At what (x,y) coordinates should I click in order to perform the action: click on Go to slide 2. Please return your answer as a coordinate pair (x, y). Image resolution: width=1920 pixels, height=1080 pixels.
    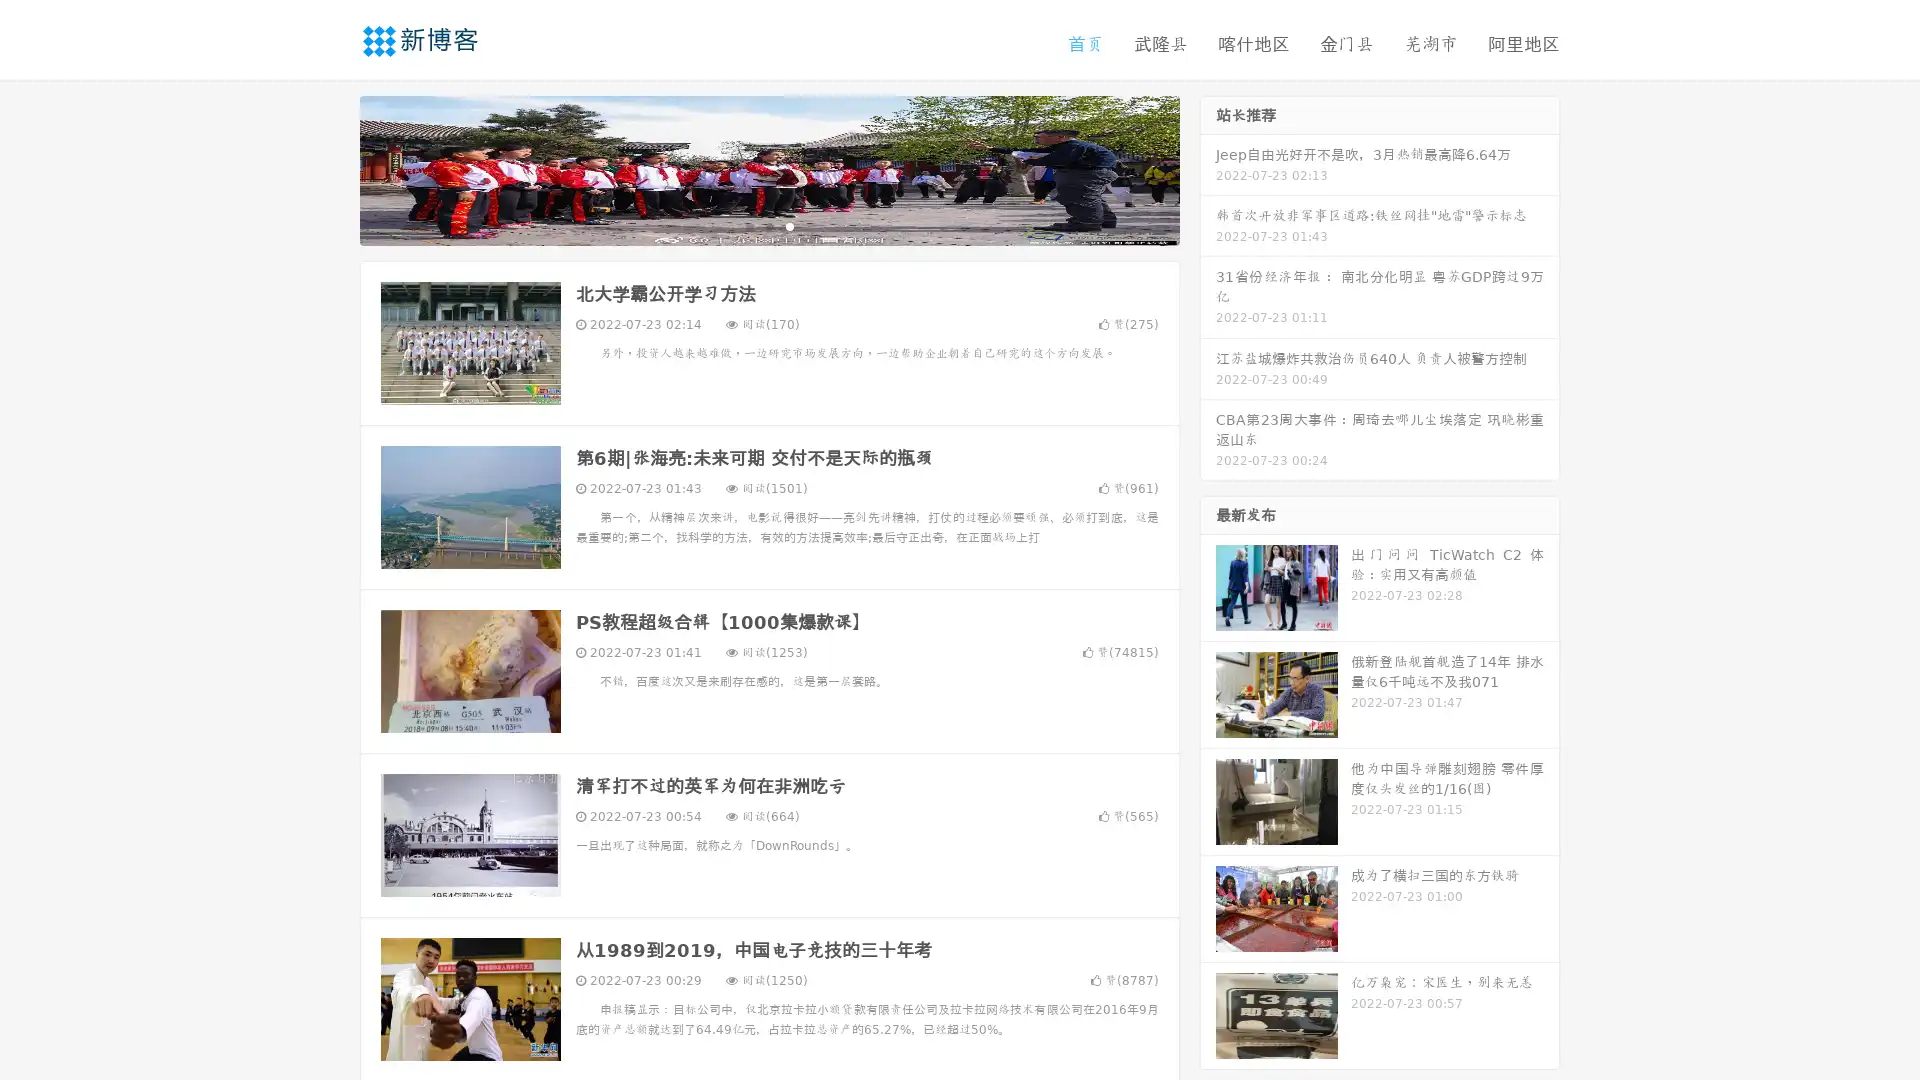
    Looking at the image, I should click on (768, 225).